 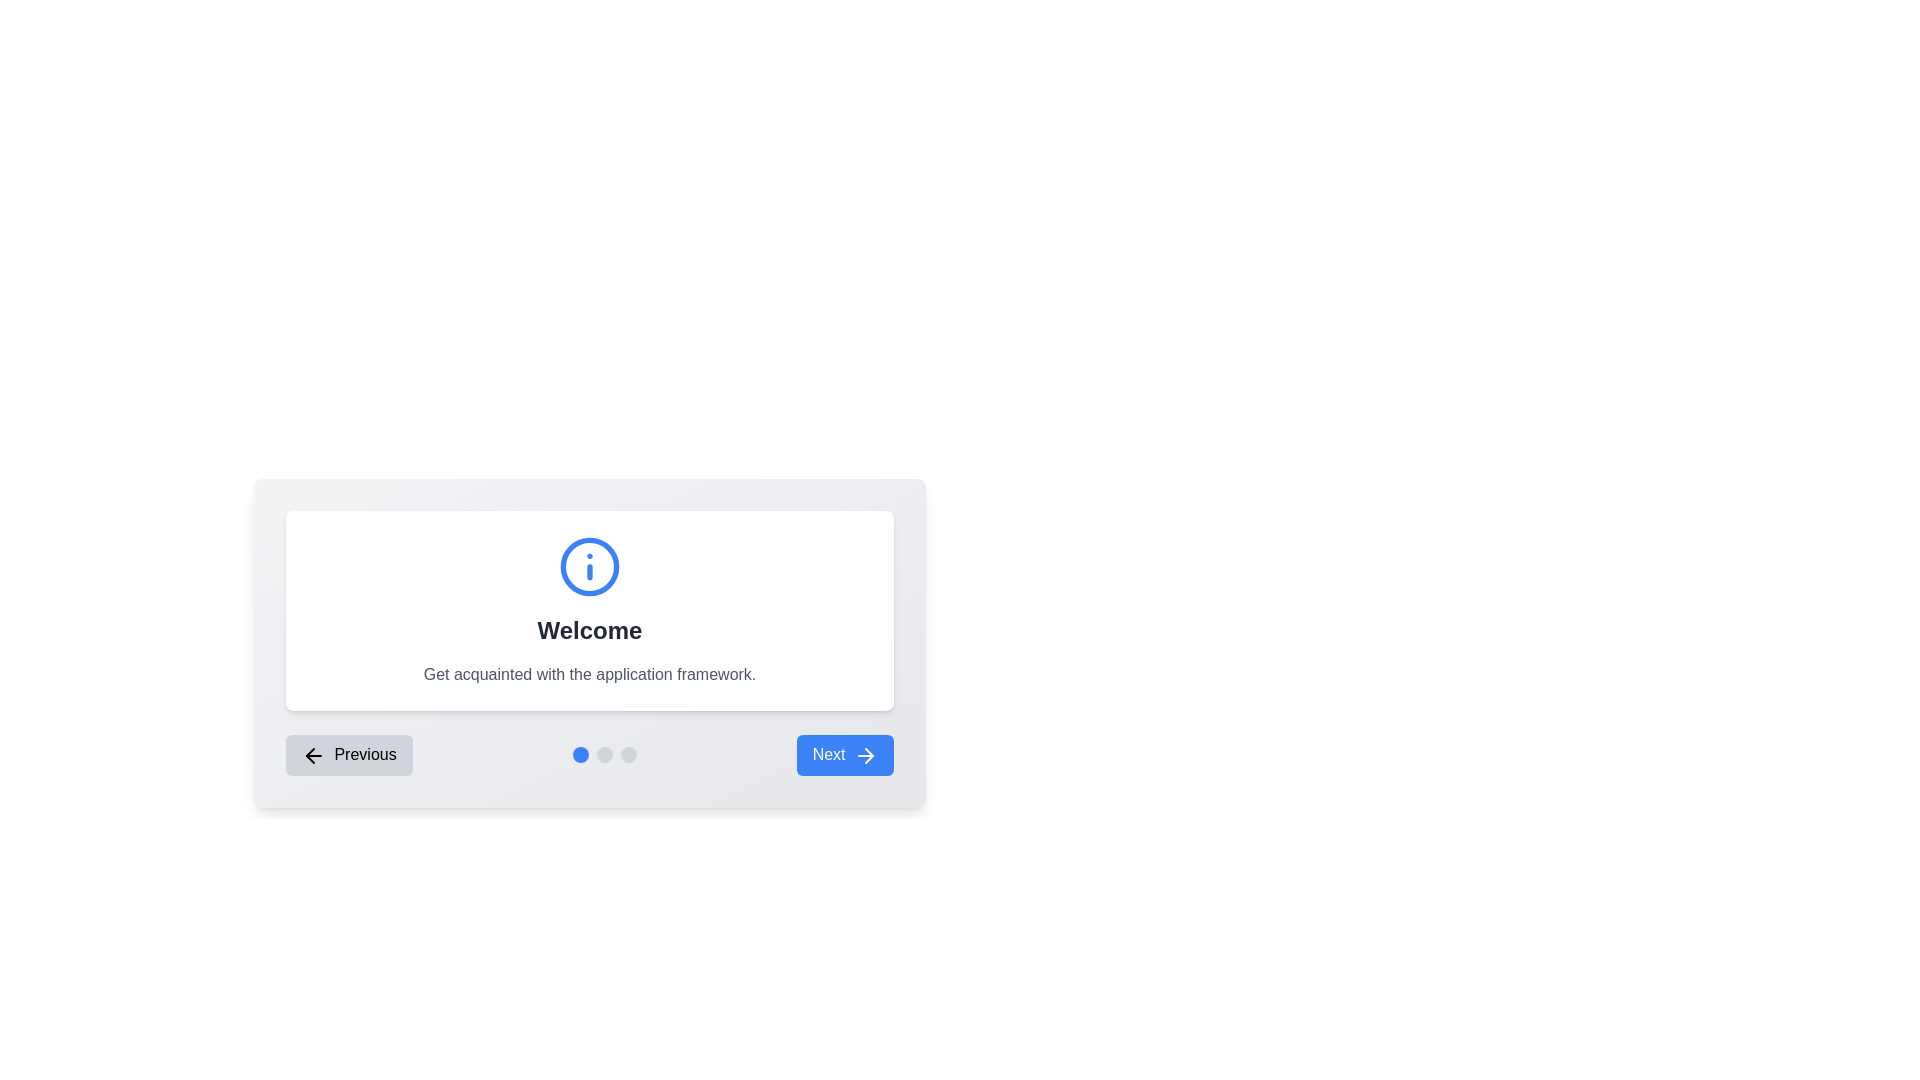 What do you see at coordinates (627, 755) in the screenshot?
I see `the rightmost circular indicator in the step progress tracker, which is the third among three similar indicators, located below a rectangular card` at bounding box center [627, 755].